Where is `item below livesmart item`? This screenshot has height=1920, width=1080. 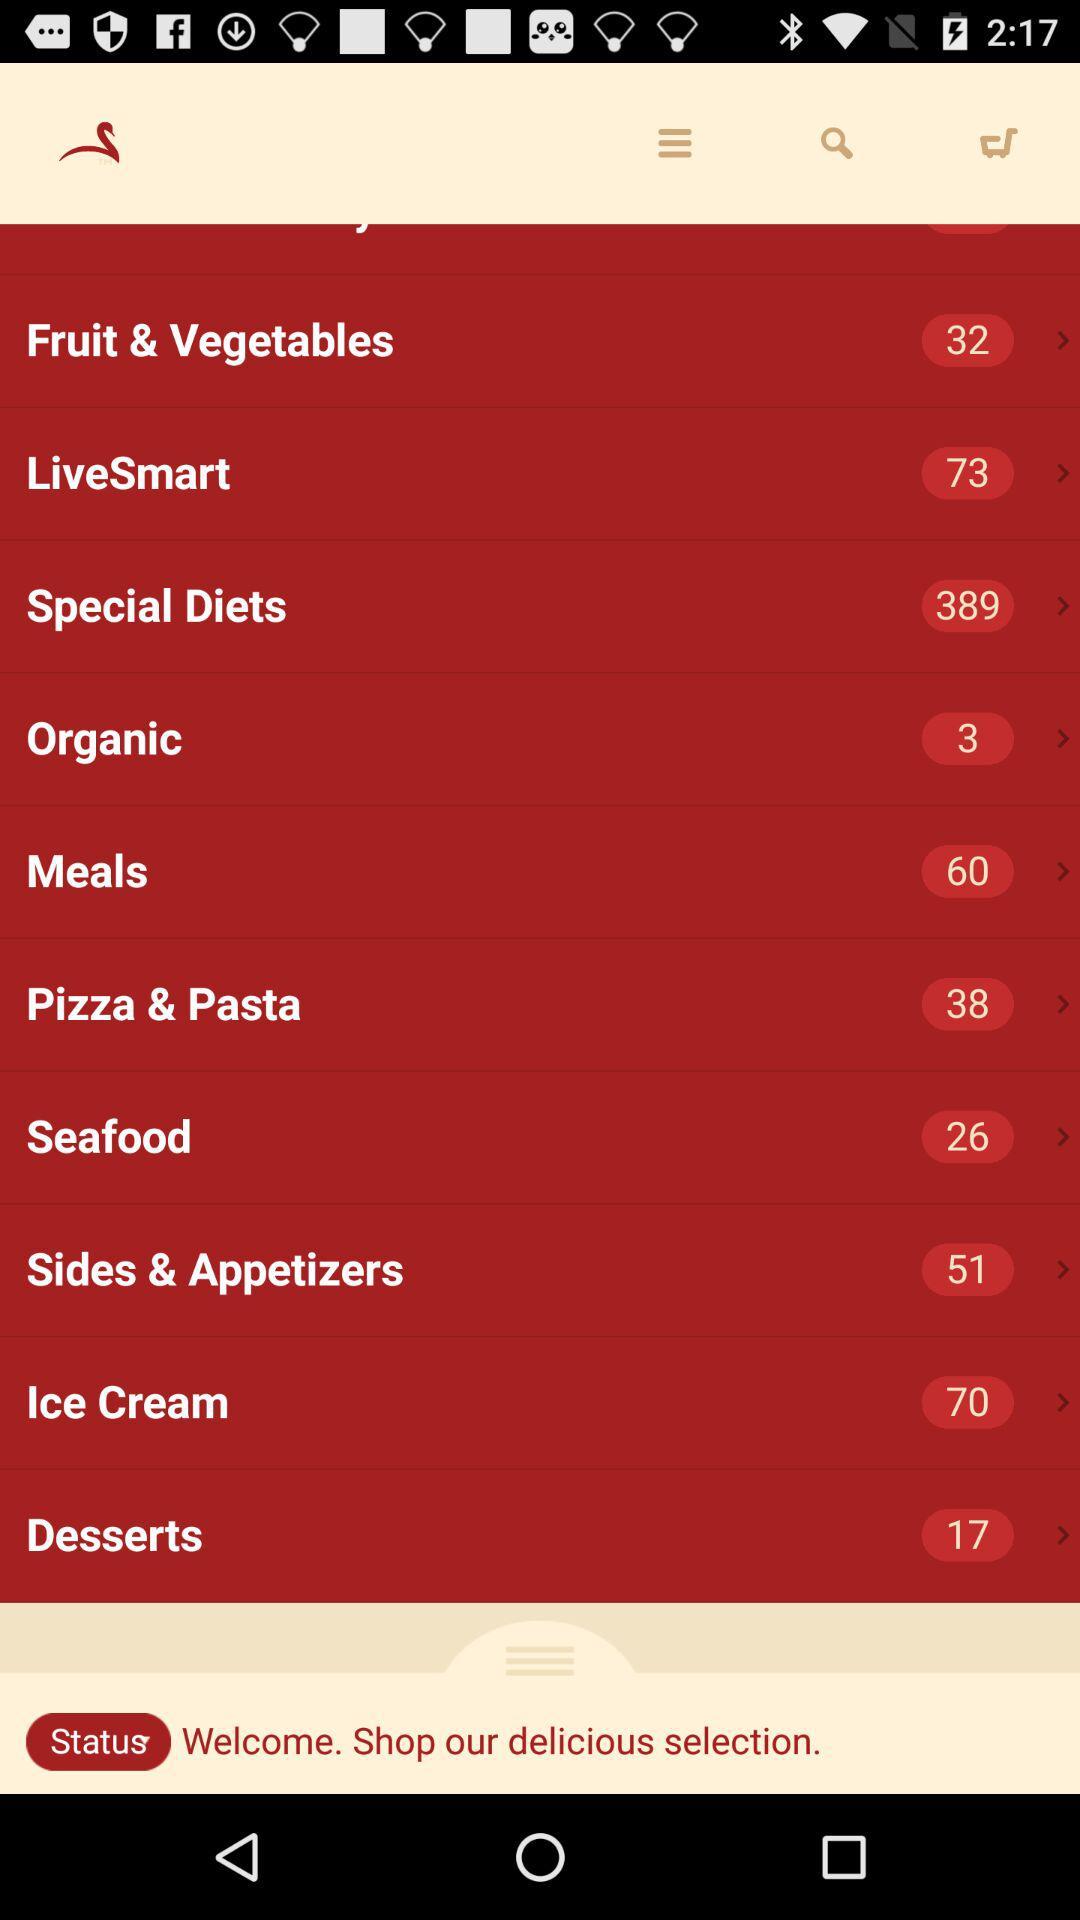
item below livesmart item is located at coordinates (966, 604).